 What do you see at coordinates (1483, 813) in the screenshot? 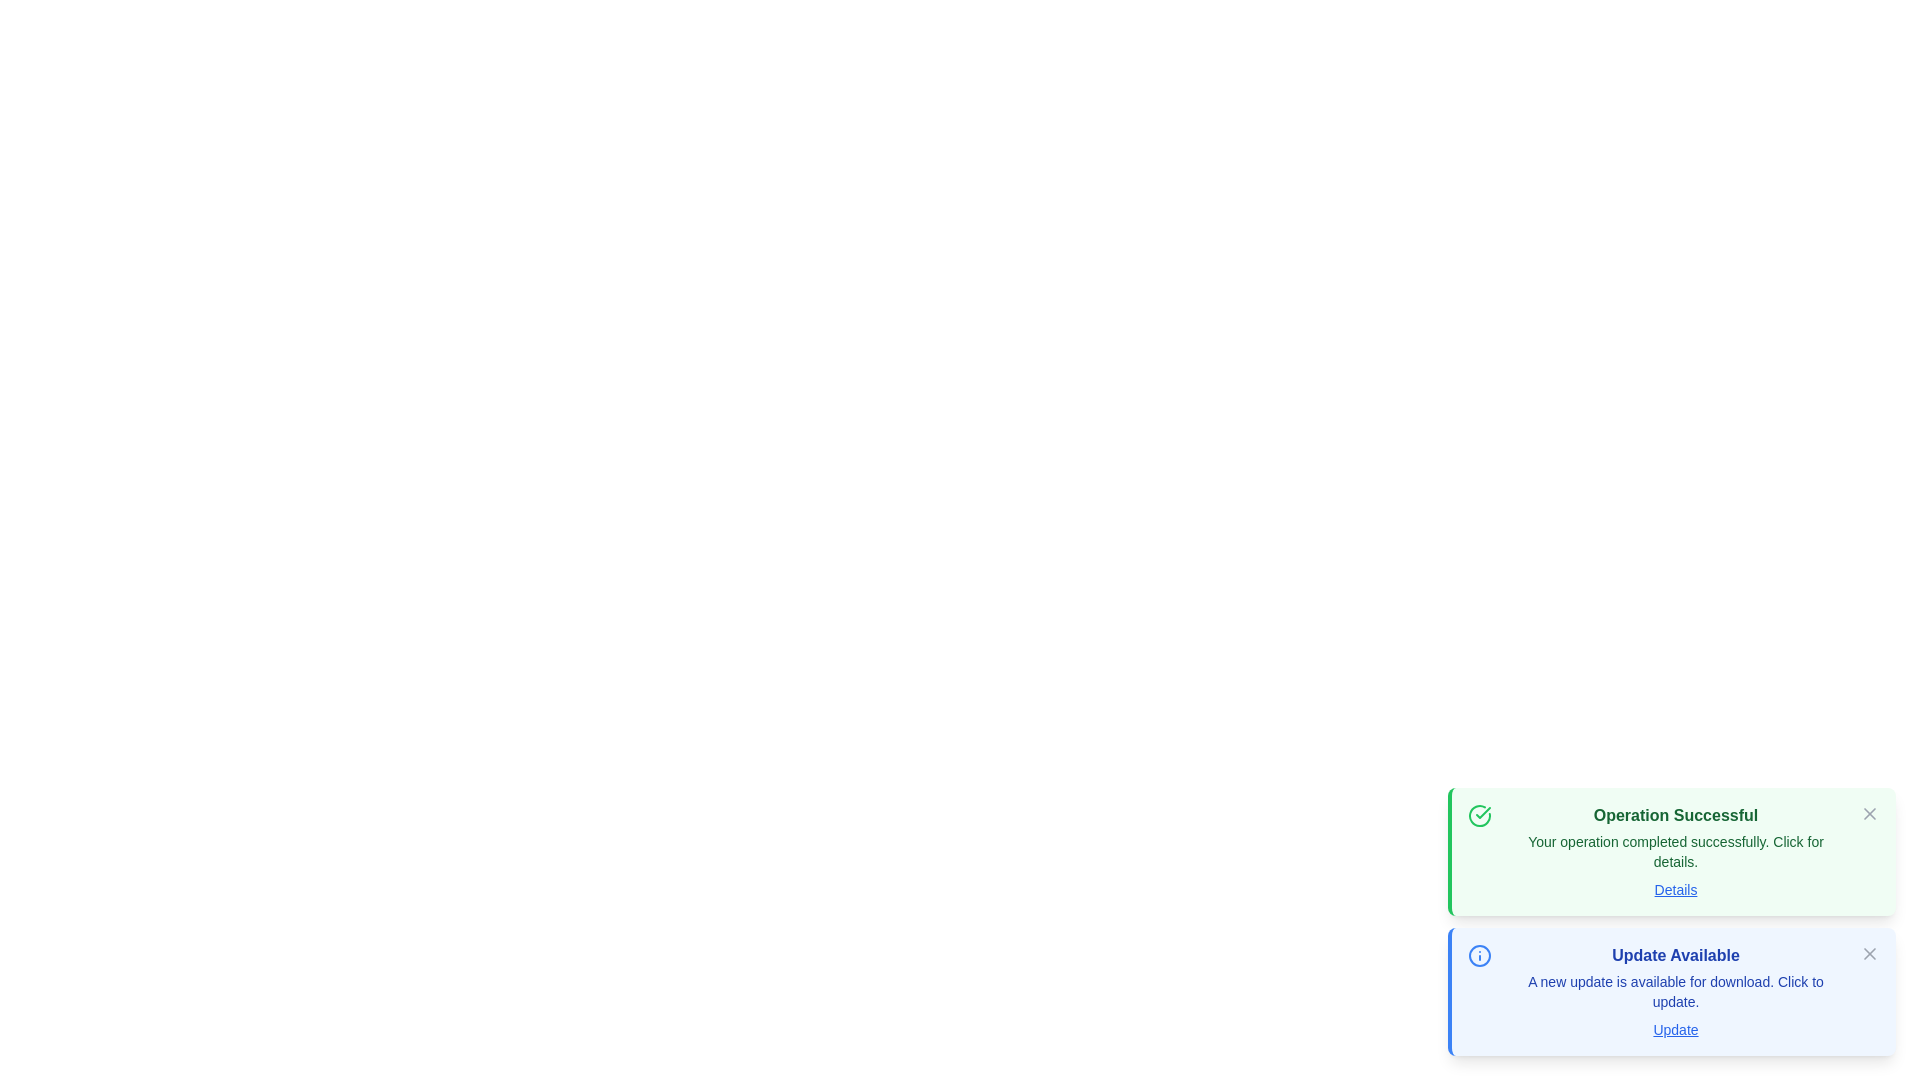
I see `the green checkmark icon located inside the green notification box near the top-left side of the notification, which serves as a visual indicator for successful operations or confirmations` at bounding box center [1483, 813].